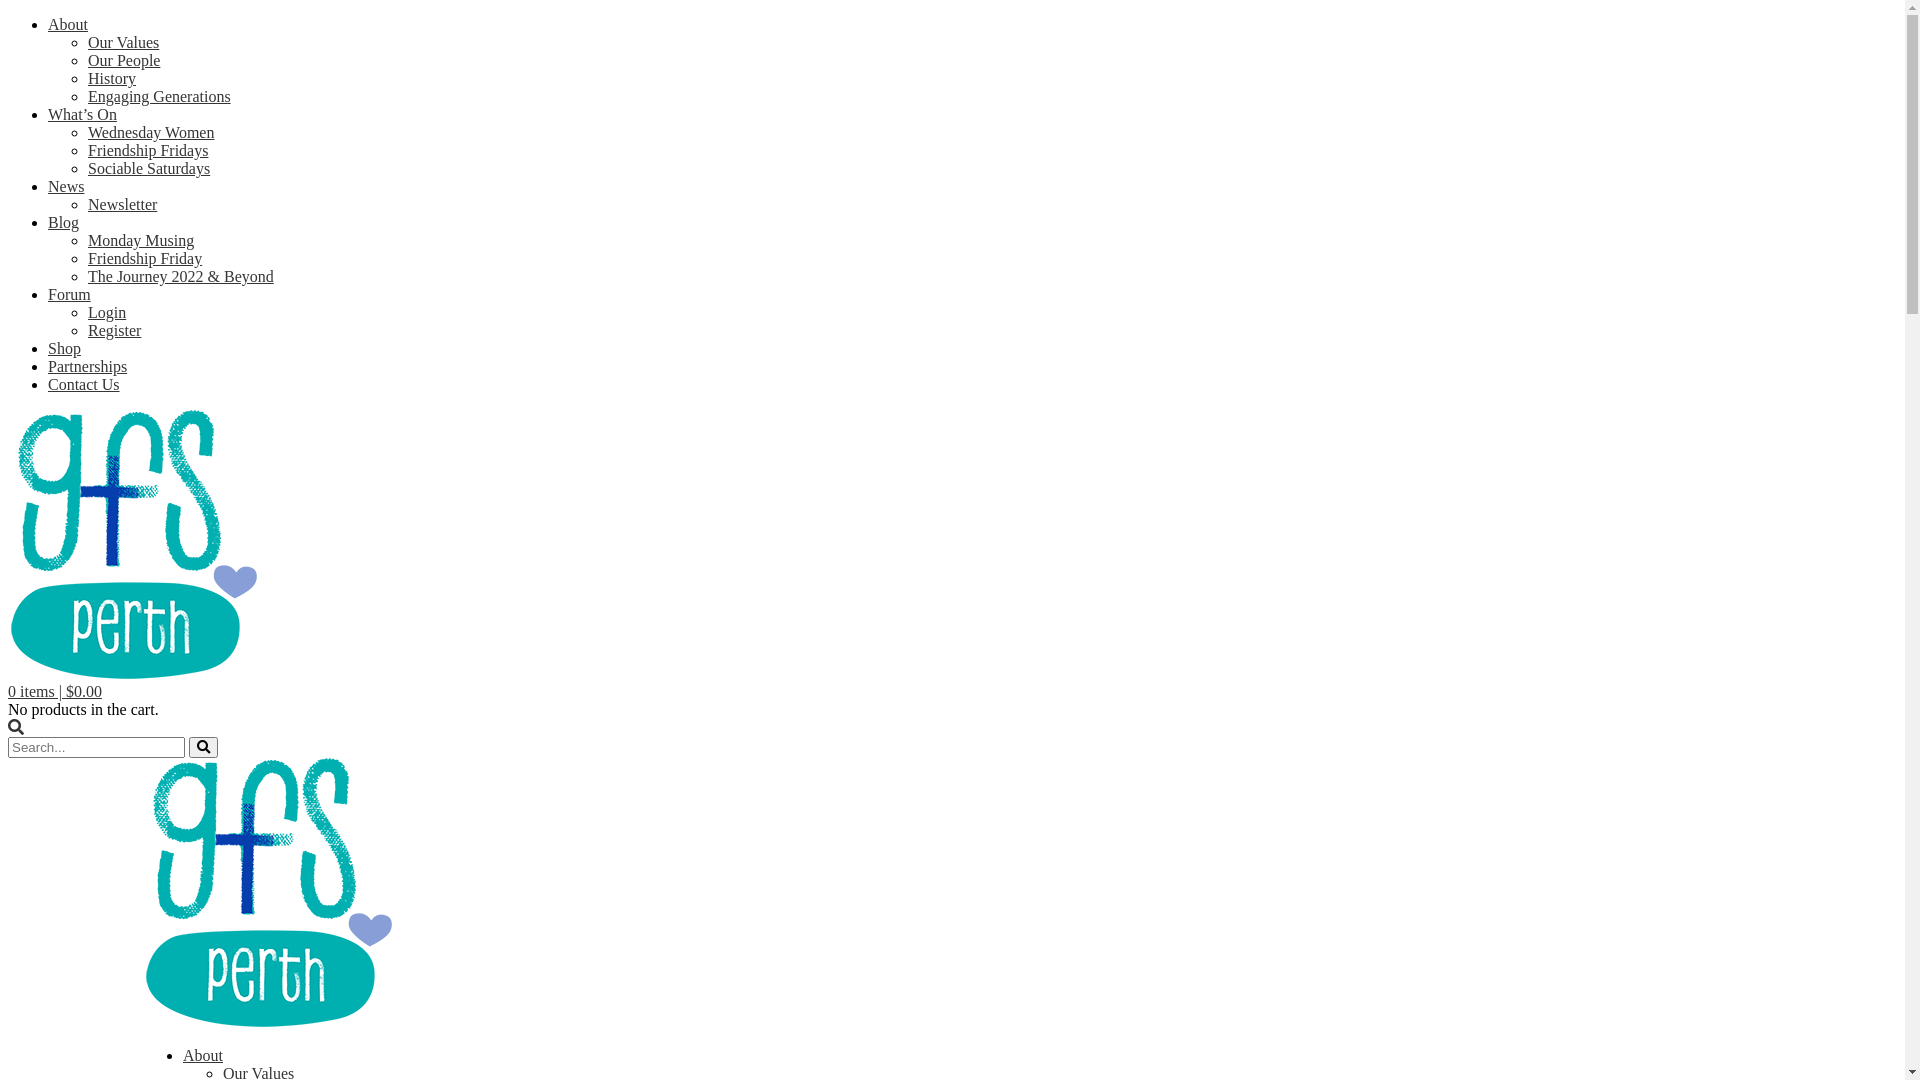  Describe the element at coordinates (113, 329) in the screenshot. I see `'Register'` at that location.